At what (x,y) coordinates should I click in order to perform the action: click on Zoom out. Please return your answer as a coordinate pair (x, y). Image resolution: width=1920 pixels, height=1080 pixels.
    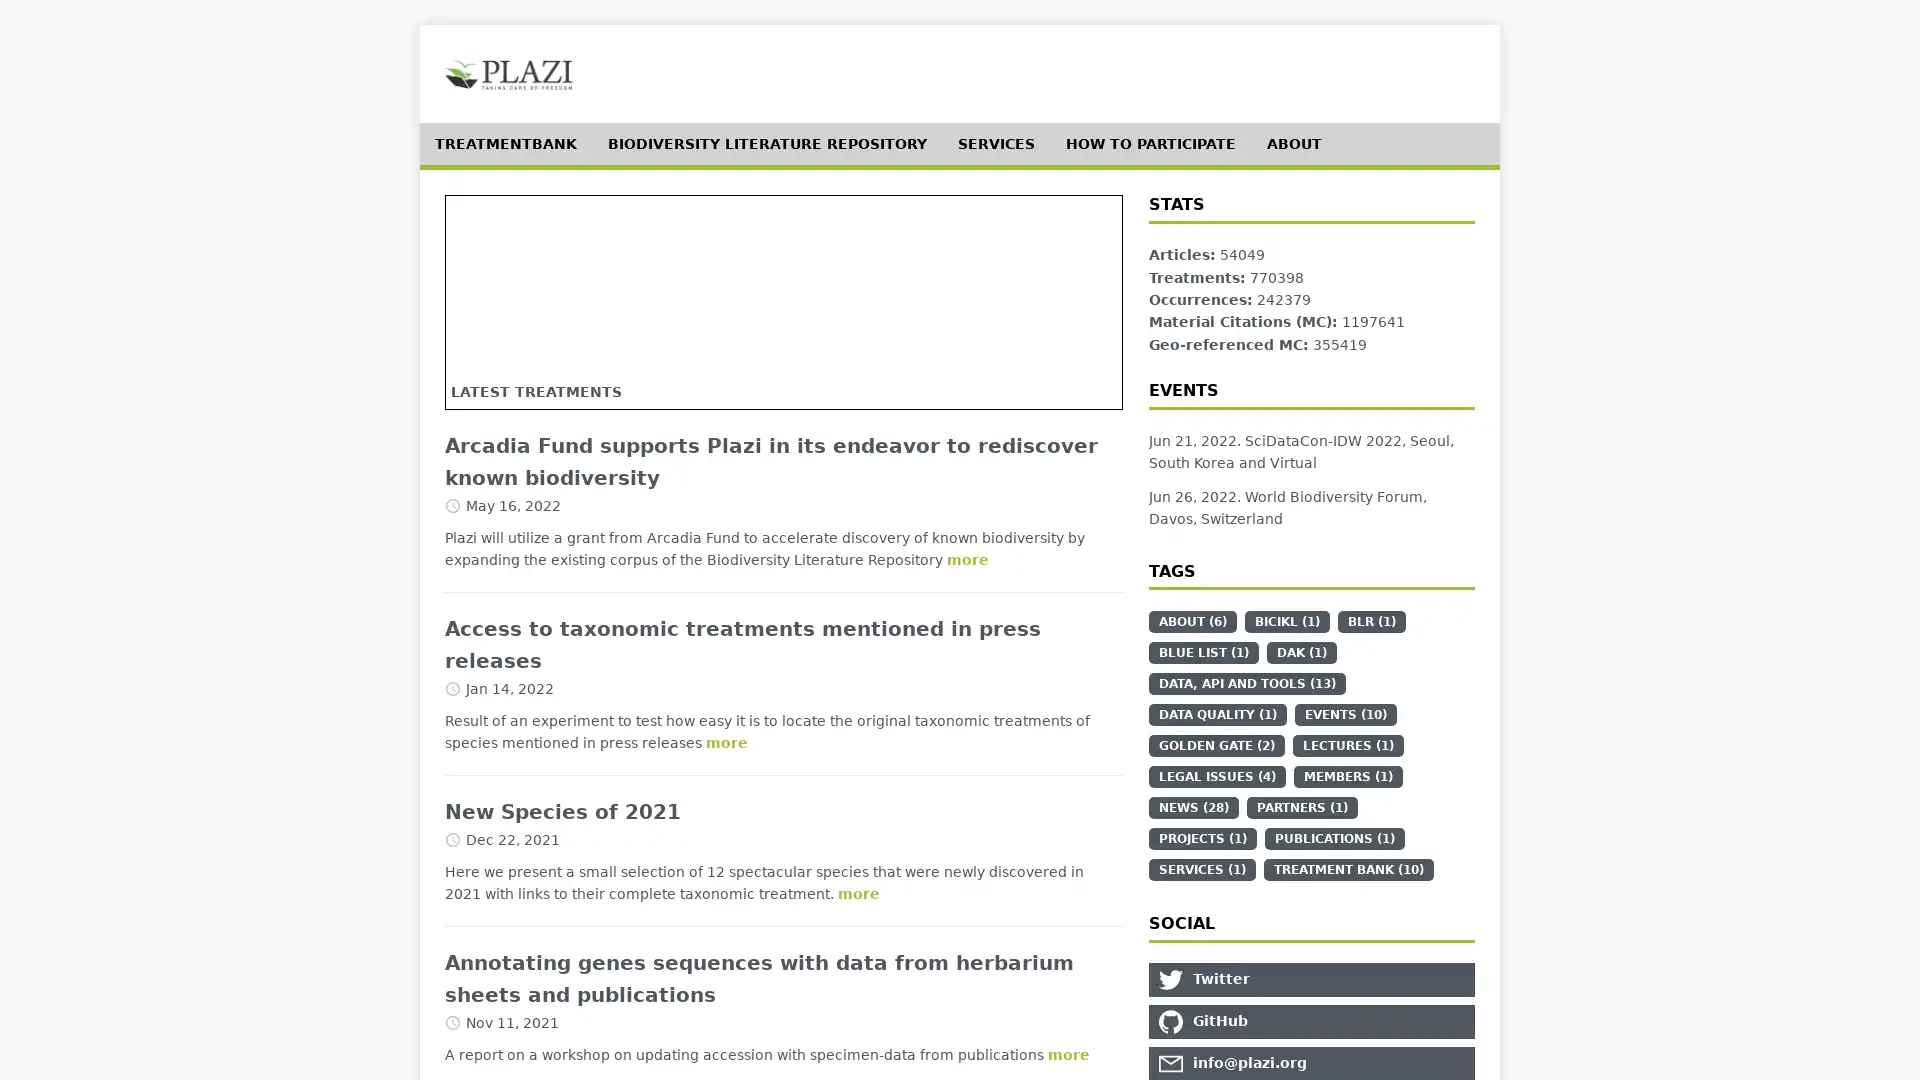
    Looking at the image, I should click on (477, 257).